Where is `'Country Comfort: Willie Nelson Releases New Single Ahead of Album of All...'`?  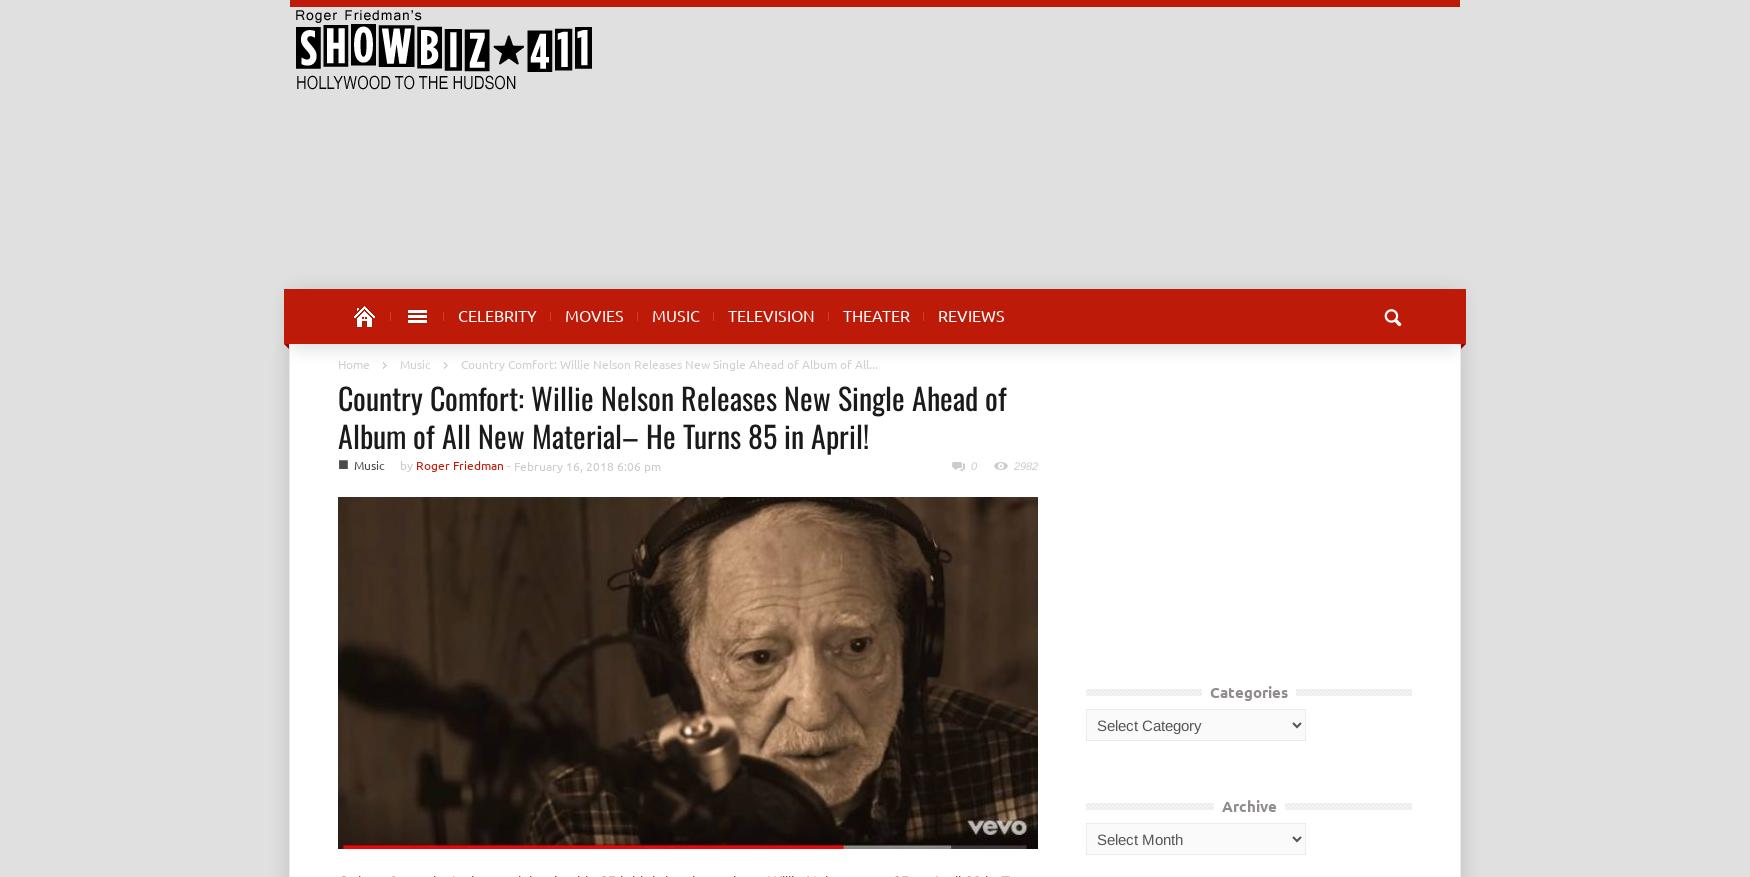 'Country Comfort: Willie Nelson Releases New Single Ahead of Album of All...' is located at coordinates (668, 364).